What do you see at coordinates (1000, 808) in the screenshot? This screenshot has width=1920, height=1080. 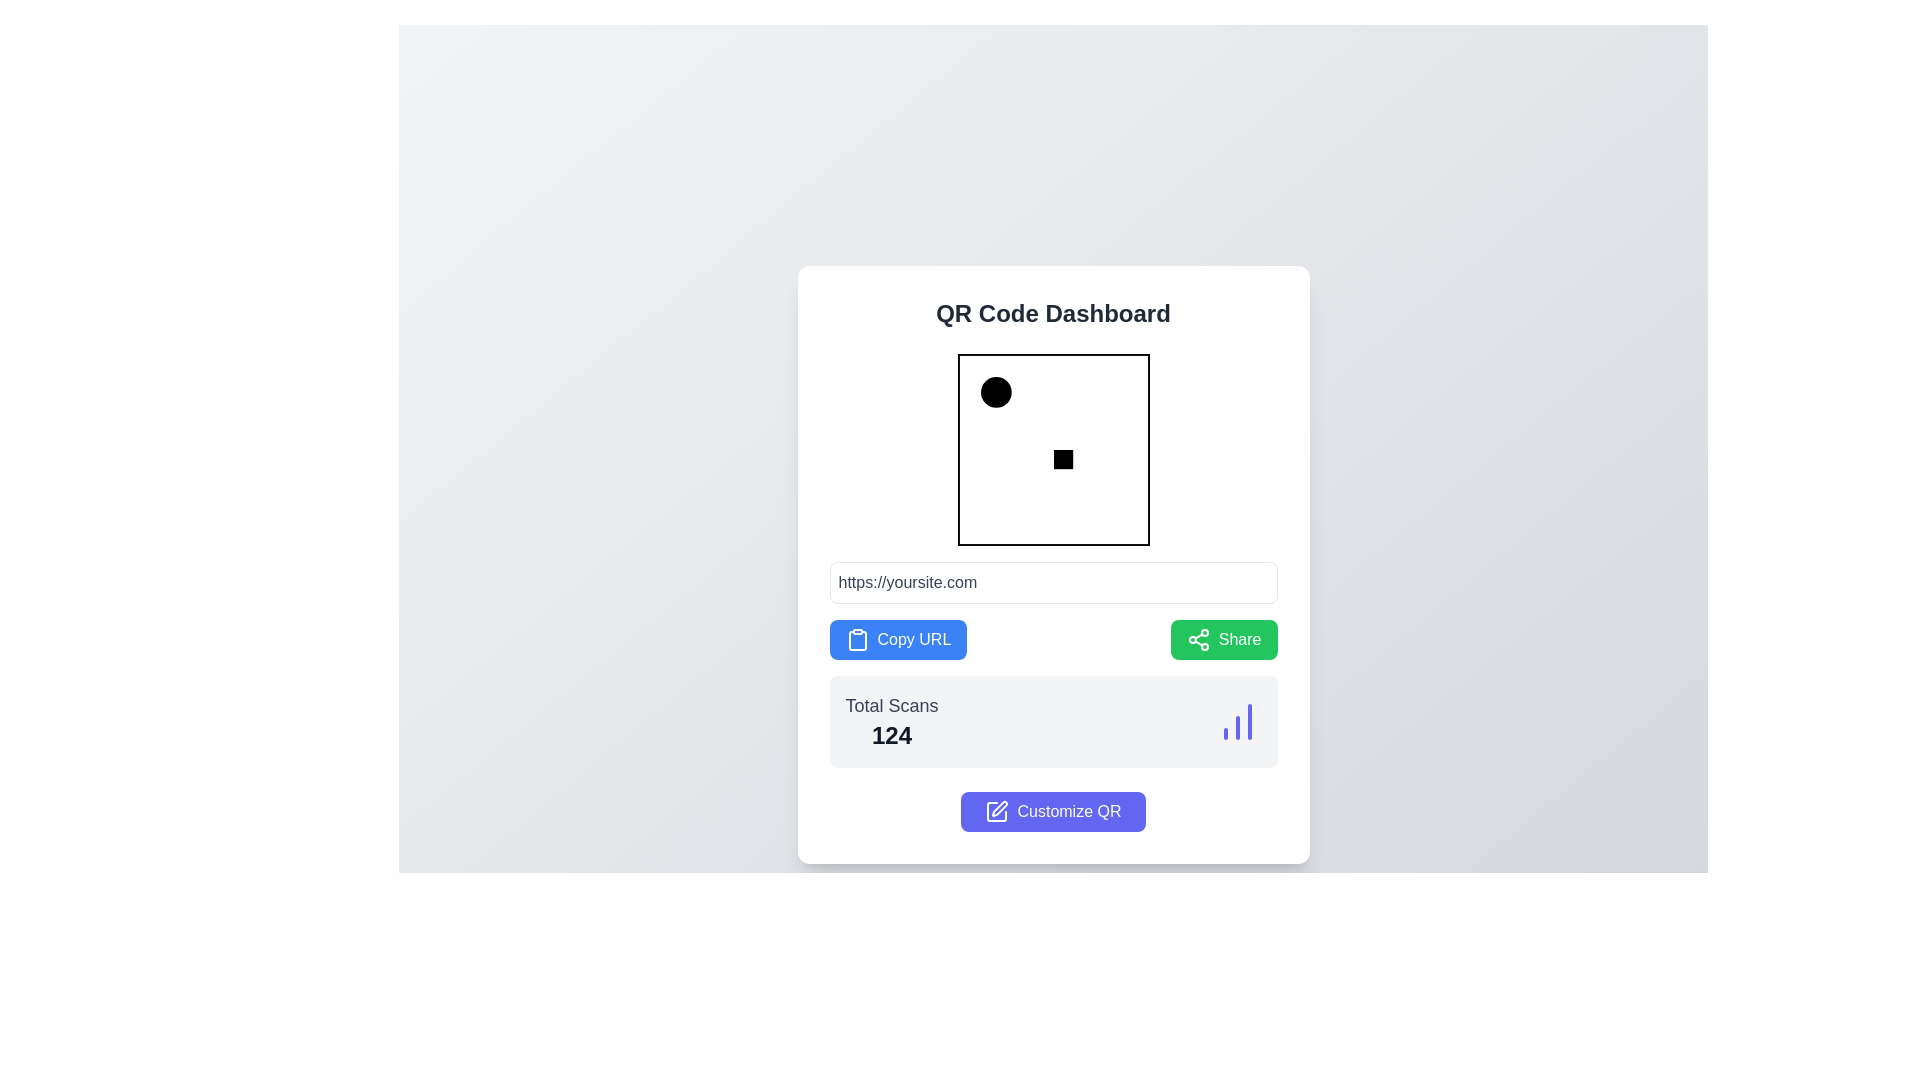 I see `pen icon graphical element represented within the SVG component, which has a clean, outlined stroke design, by opening the developer tools` at bounding box center [1000, 808].